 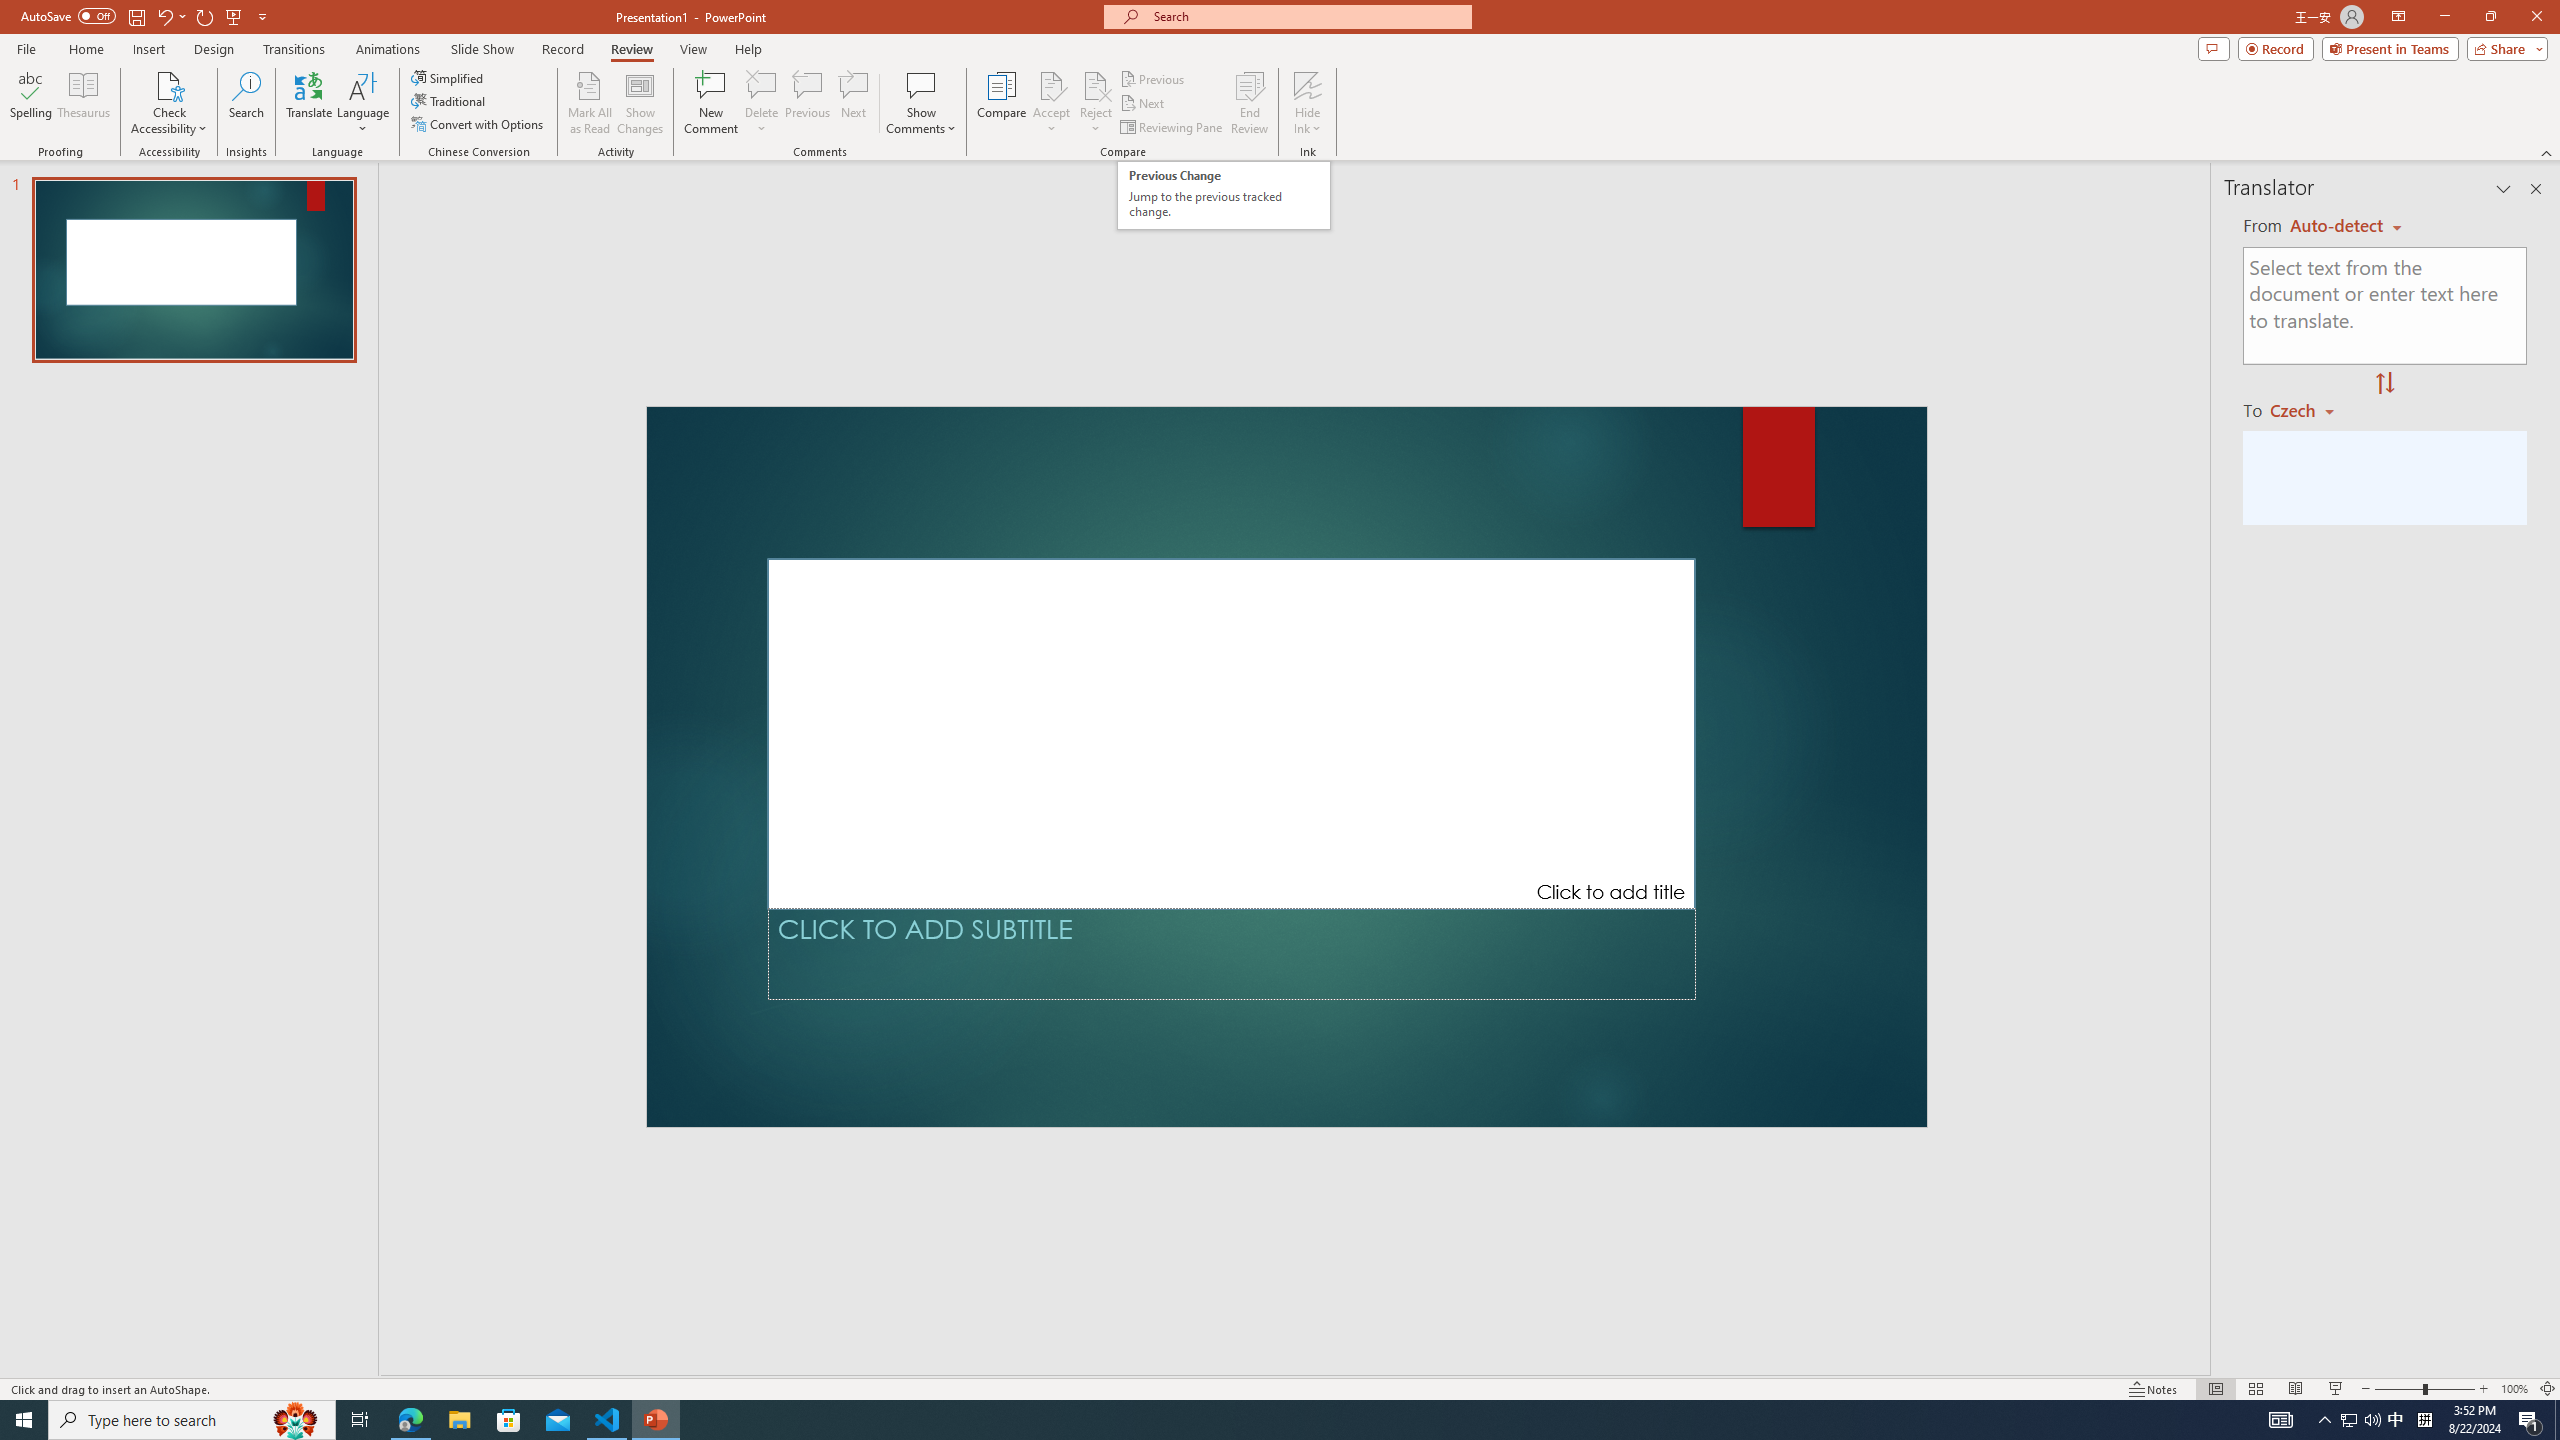 What do you see at coordinates (1051, 84) in the screenshot?
I see `'Accept Change'` at bounding box center [1051, 84].